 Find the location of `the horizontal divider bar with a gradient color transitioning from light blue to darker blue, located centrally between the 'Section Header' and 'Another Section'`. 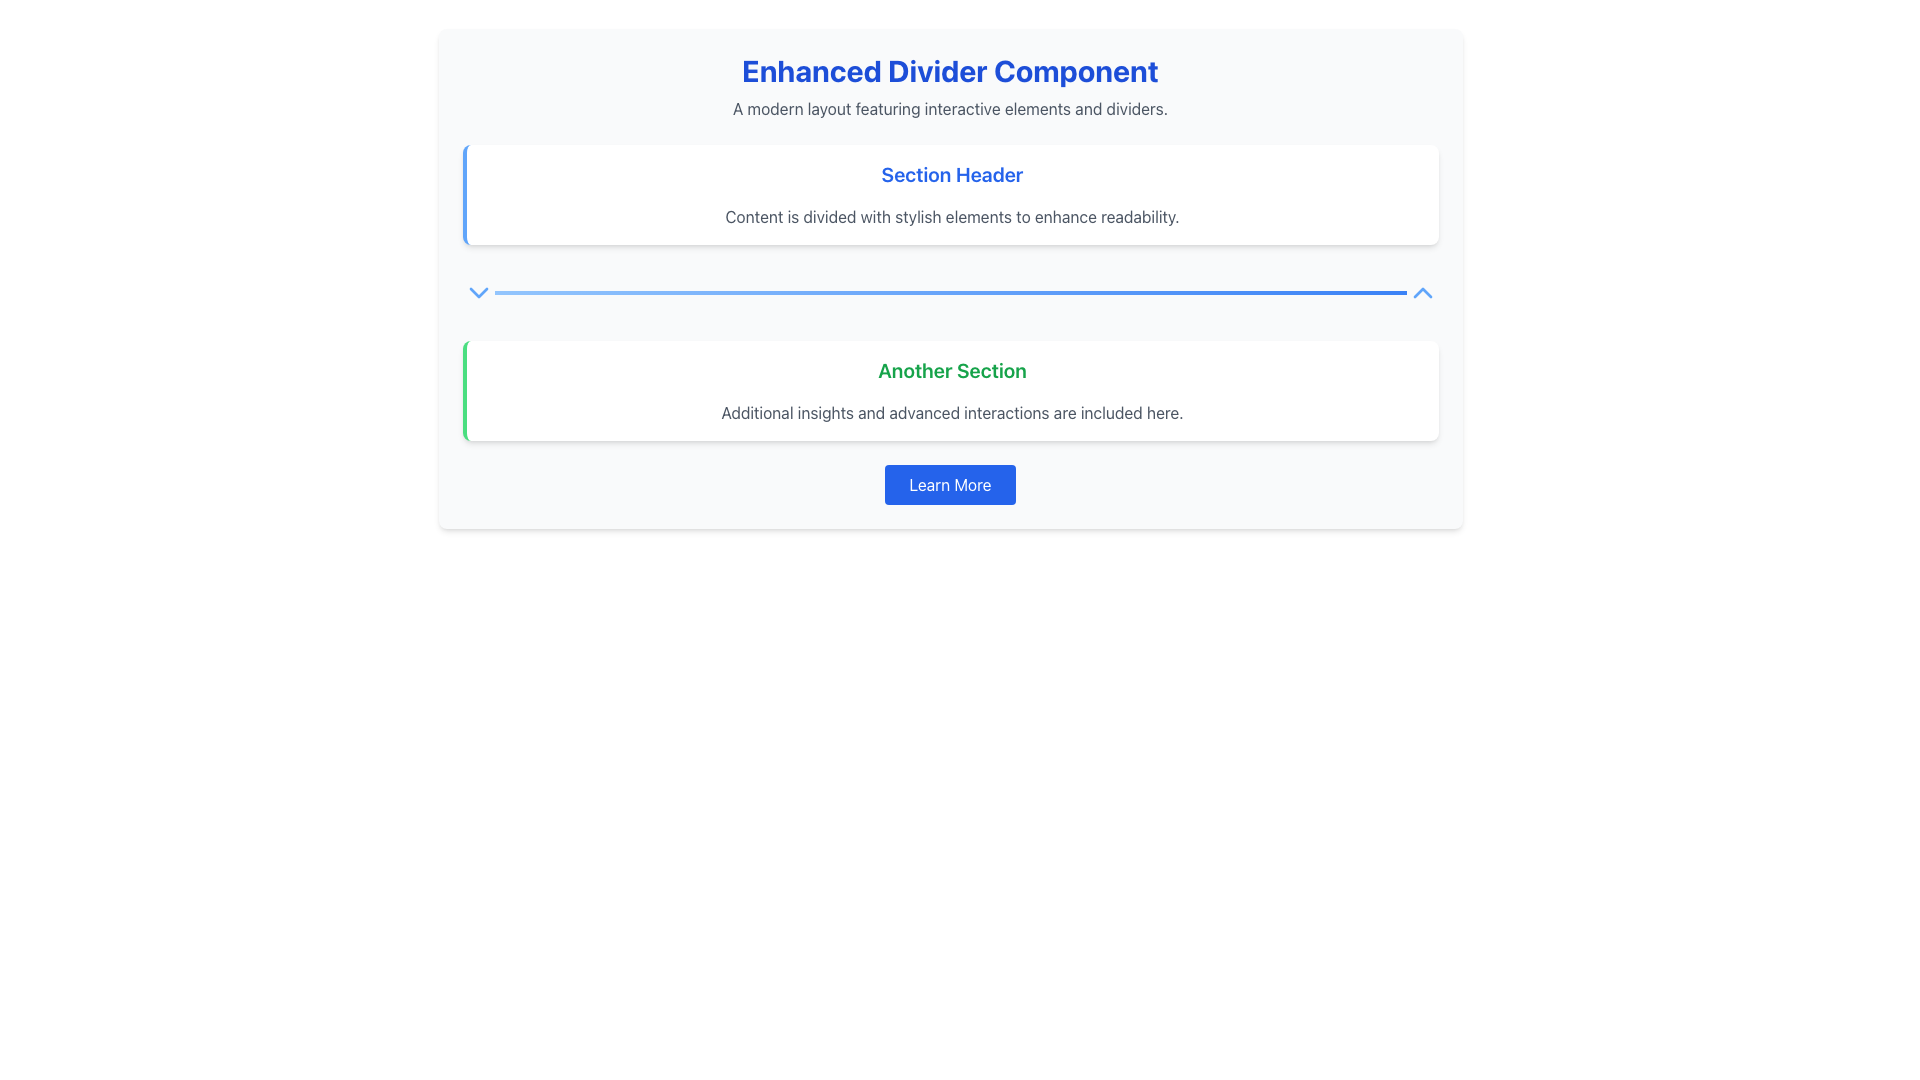

the horizontal divider bar with a gradient color transitioning from light blue to darker blue, located centrally between the 'Section Header' and 'Another Section' is located at coordinates (949, 293).